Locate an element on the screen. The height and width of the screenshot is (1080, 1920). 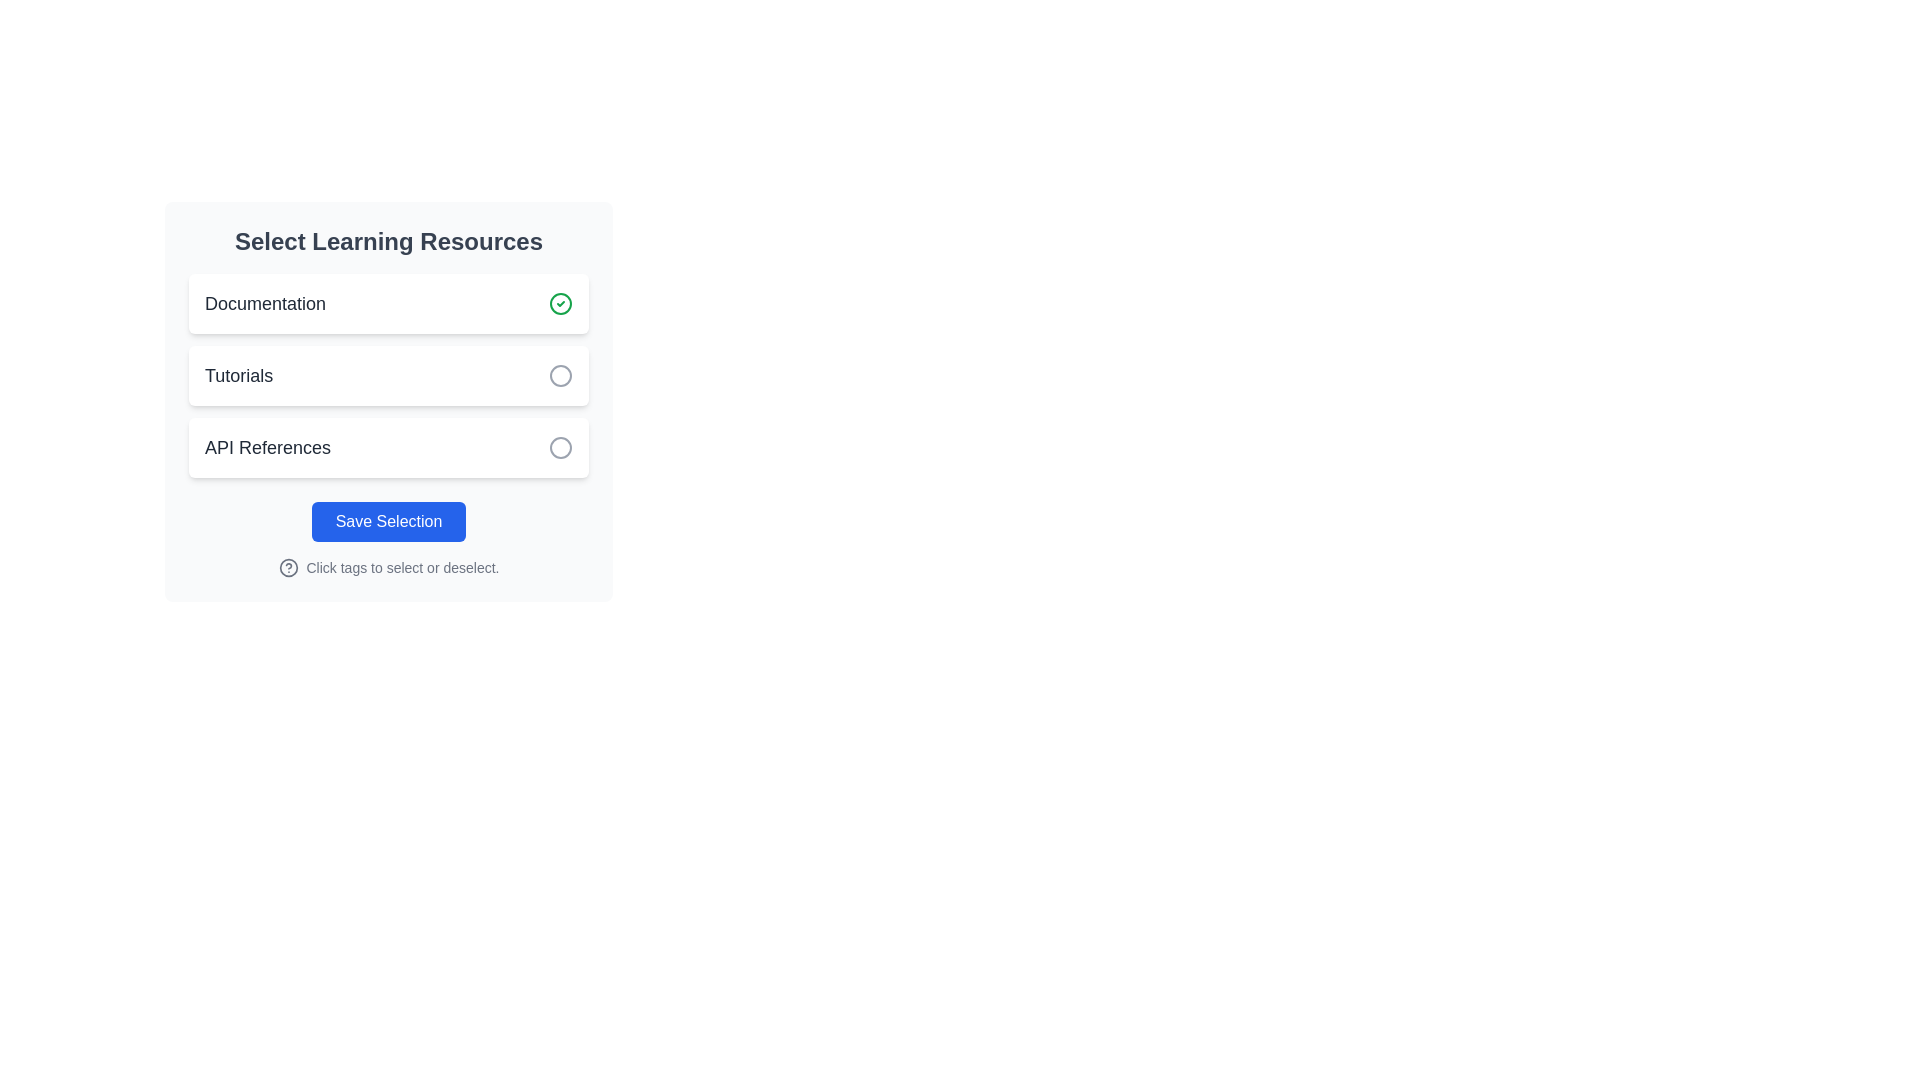
the 'Tutorials' button, which is a rectangular button with a white background and rounded corners, positioned below the 'Documentation' button is located at coordinates (388, 375).